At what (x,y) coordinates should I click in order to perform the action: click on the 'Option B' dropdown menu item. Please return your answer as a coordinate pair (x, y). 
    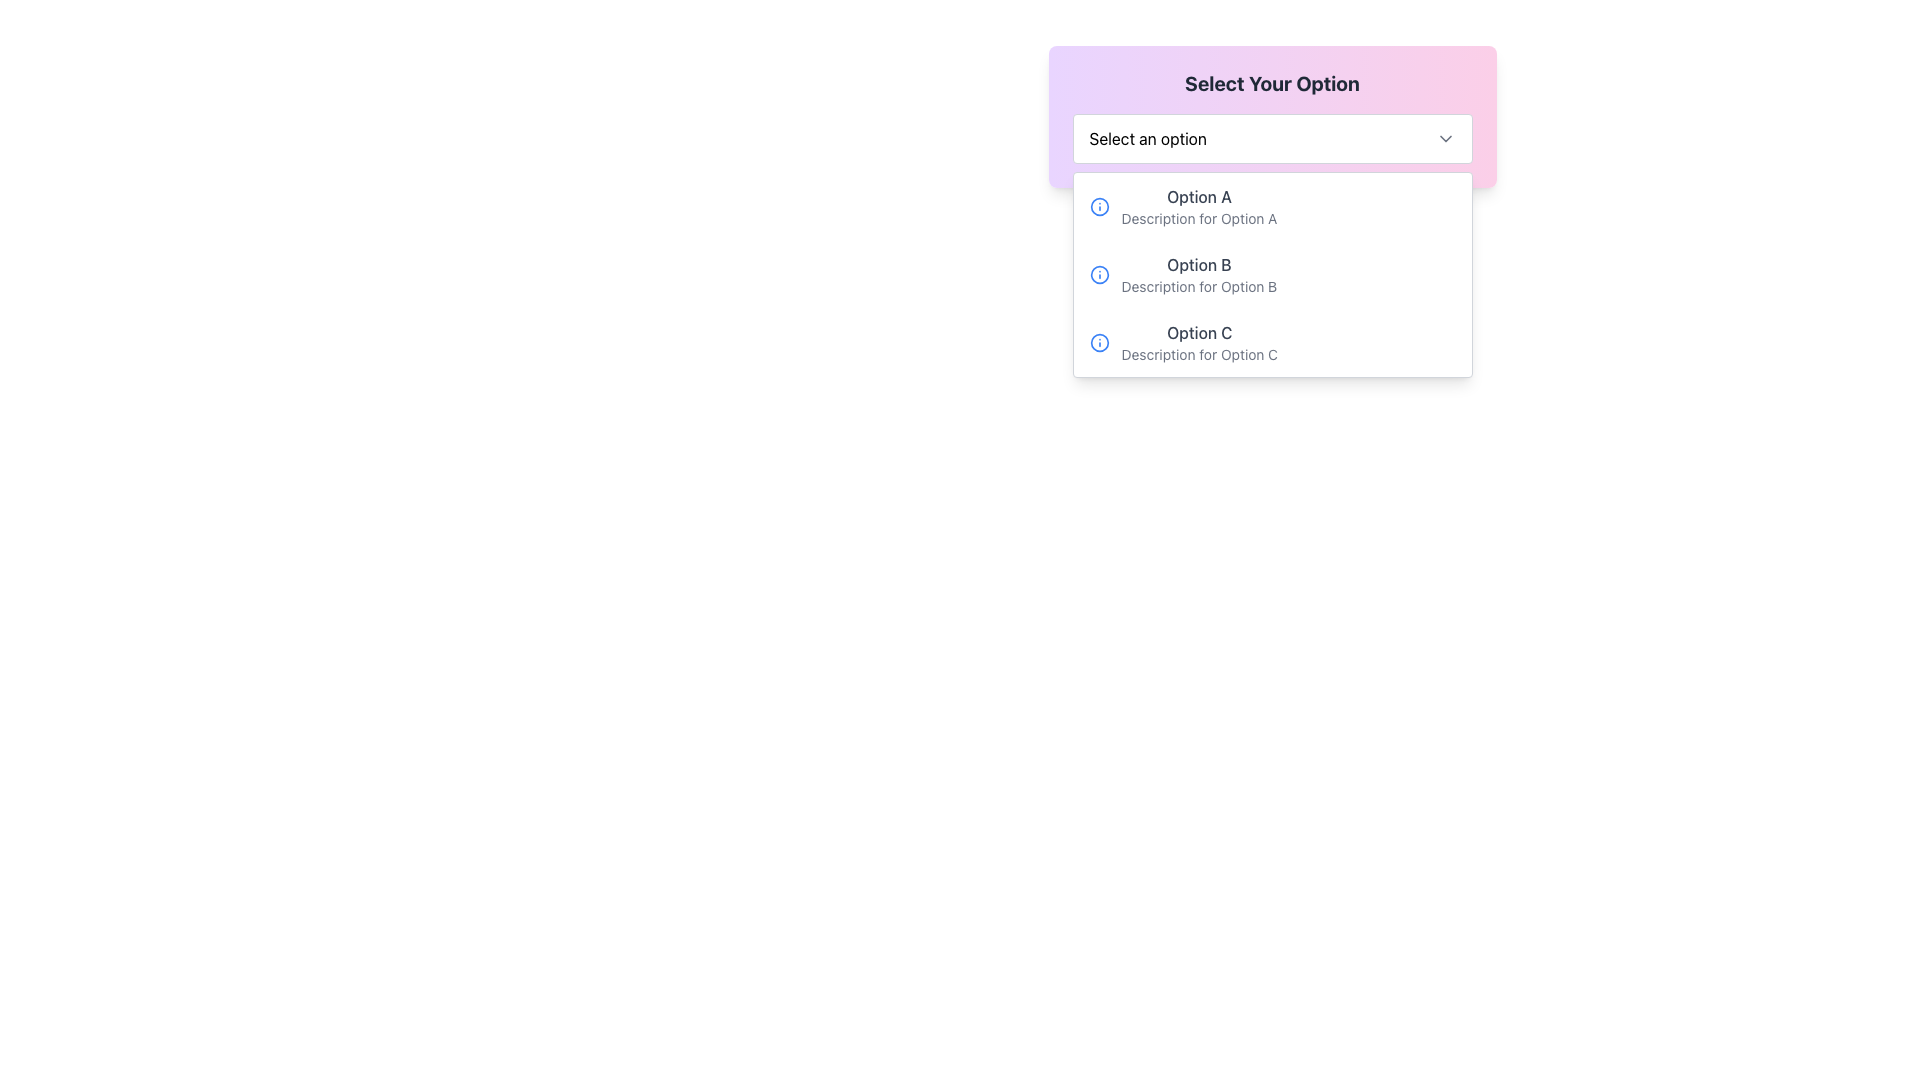
    Looking at the image, I should click on (1271, 274).